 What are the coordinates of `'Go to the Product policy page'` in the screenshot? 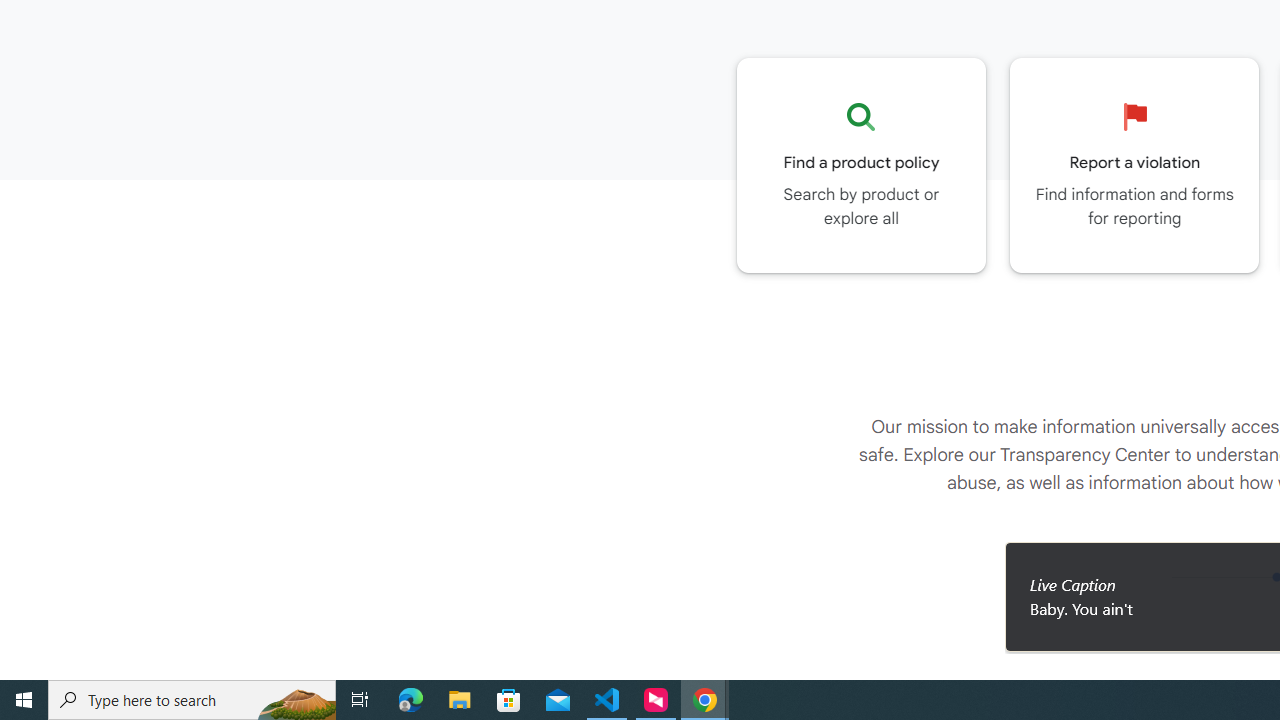 It's located at (861, 164).